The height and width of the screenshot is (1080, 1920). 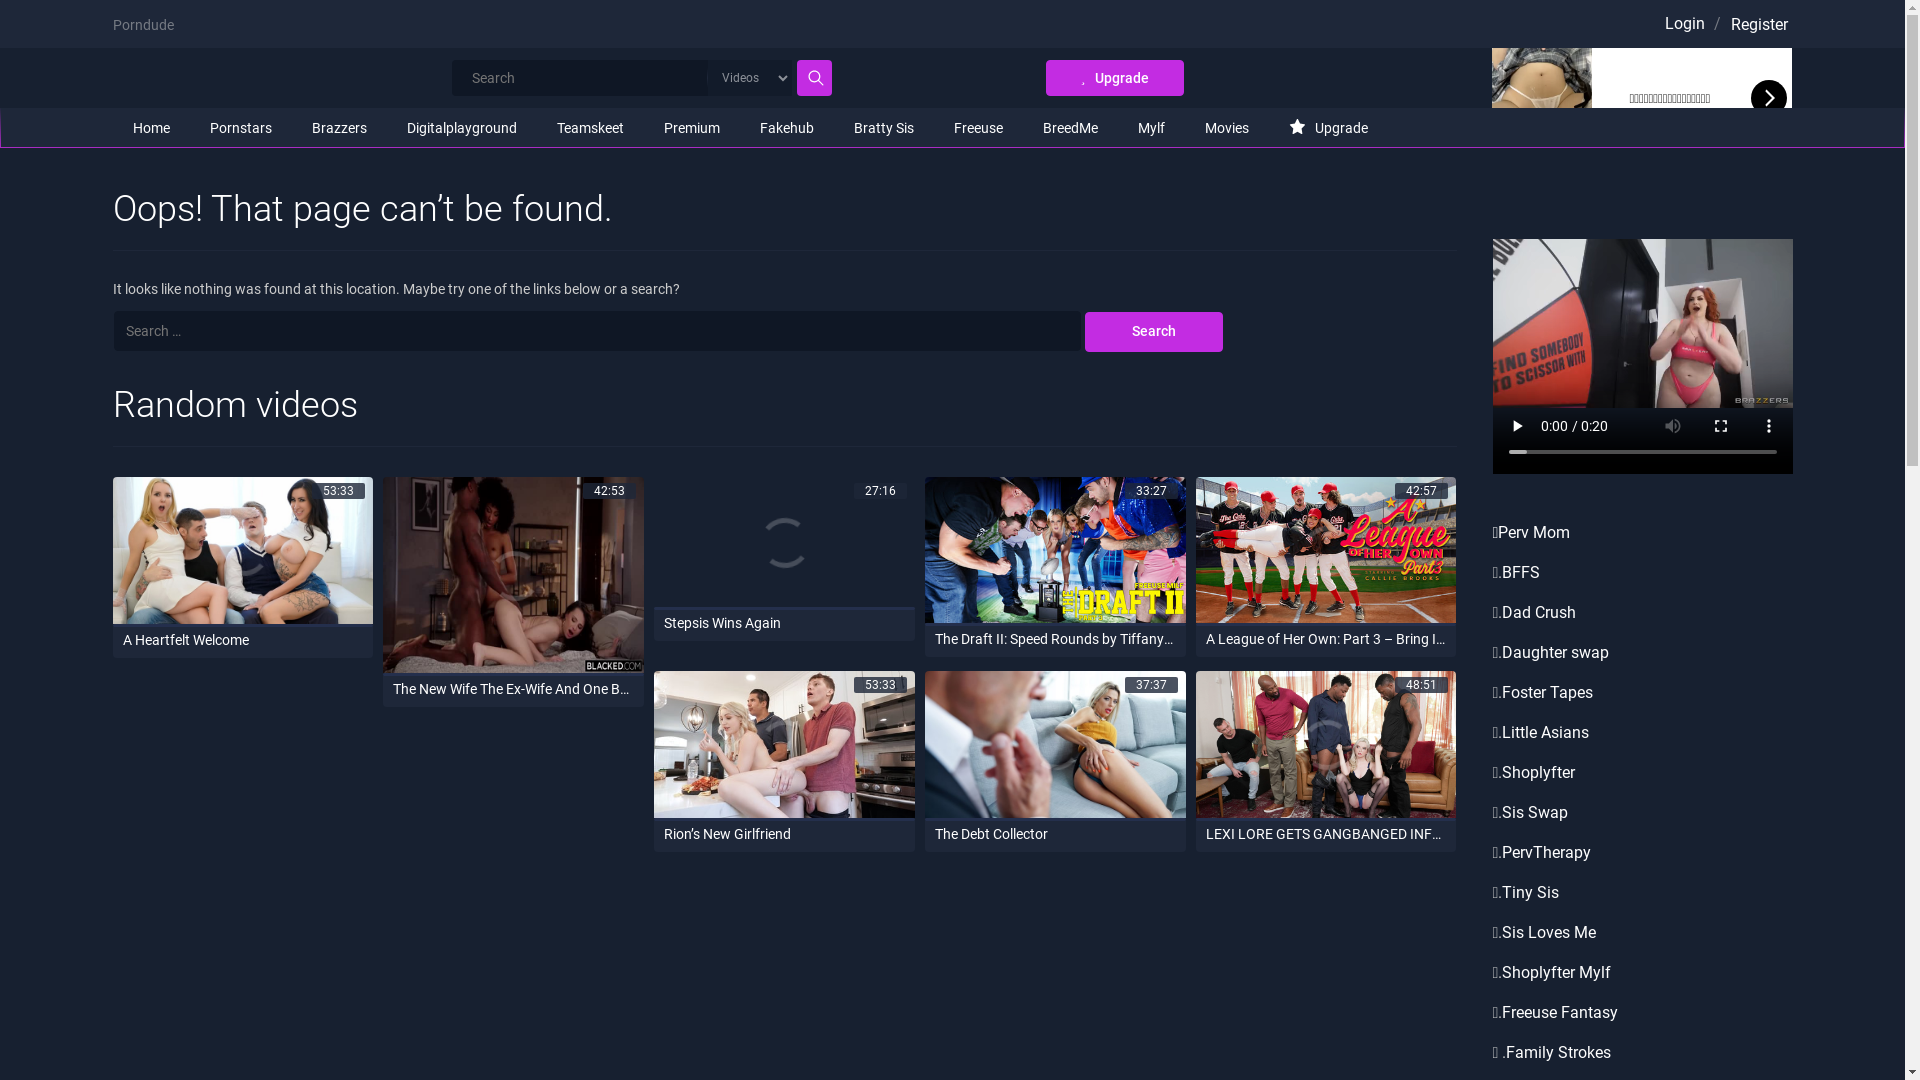 I want to click on 'Daughter swap', so click(x=1554, y=652).